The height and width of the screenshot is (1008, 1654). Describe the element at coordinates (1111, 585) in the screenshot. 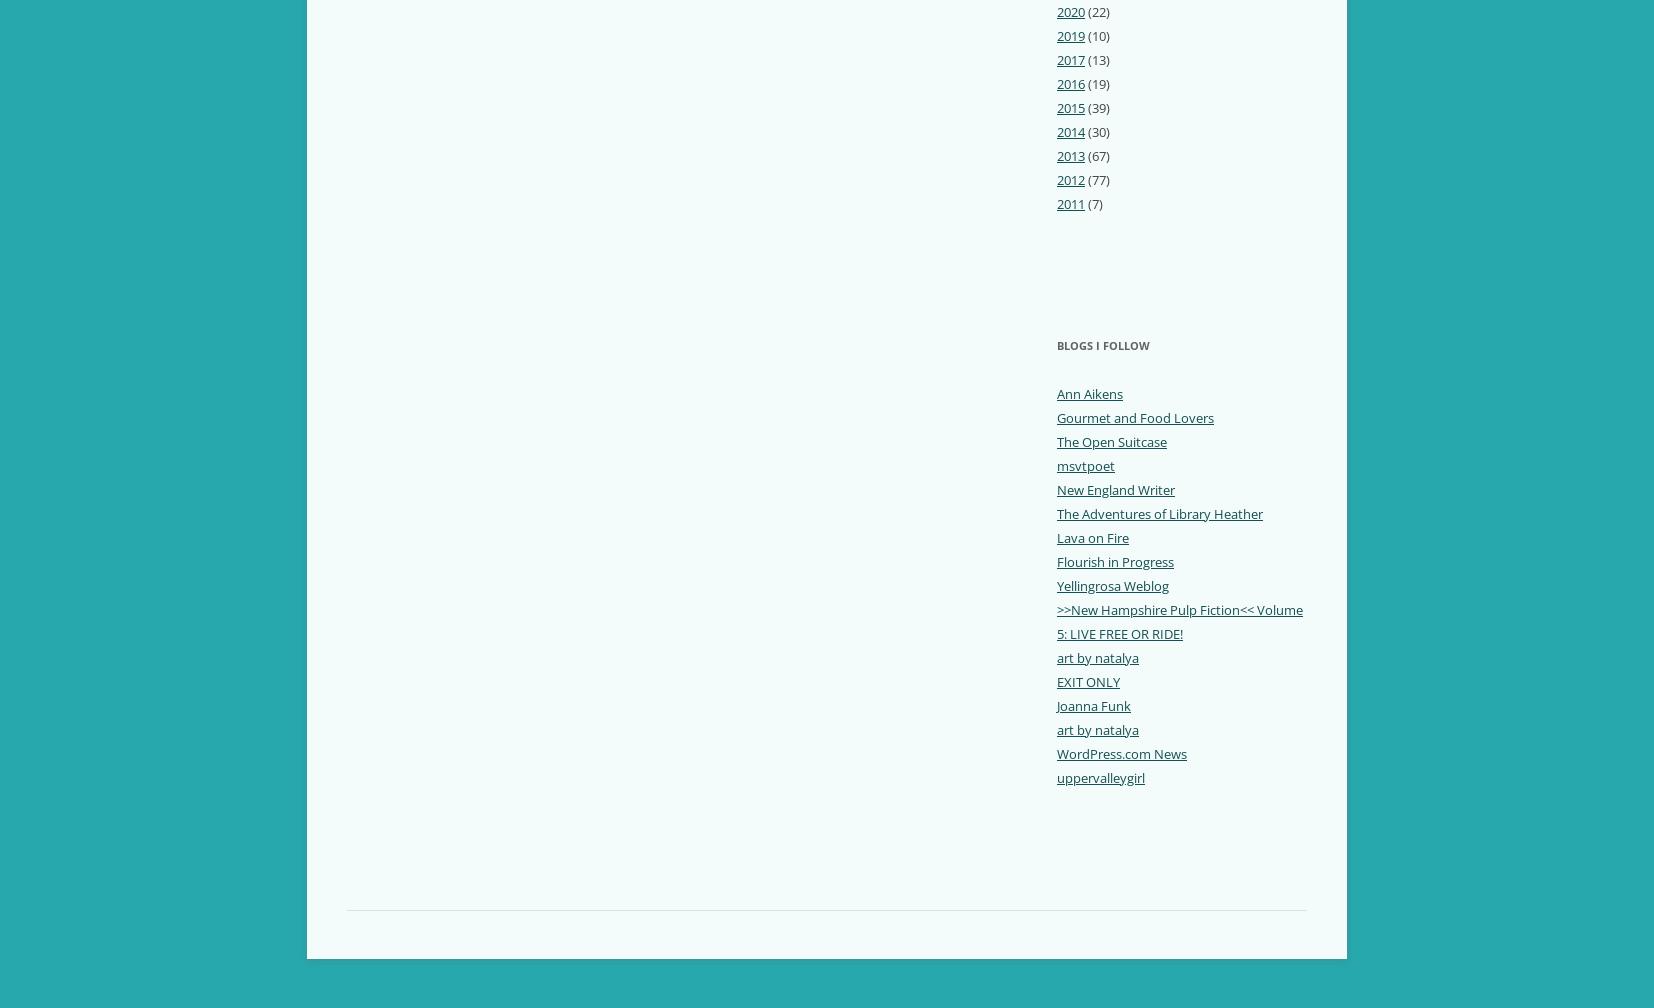

I see `'Yellingrosa Weblog'` at that location.